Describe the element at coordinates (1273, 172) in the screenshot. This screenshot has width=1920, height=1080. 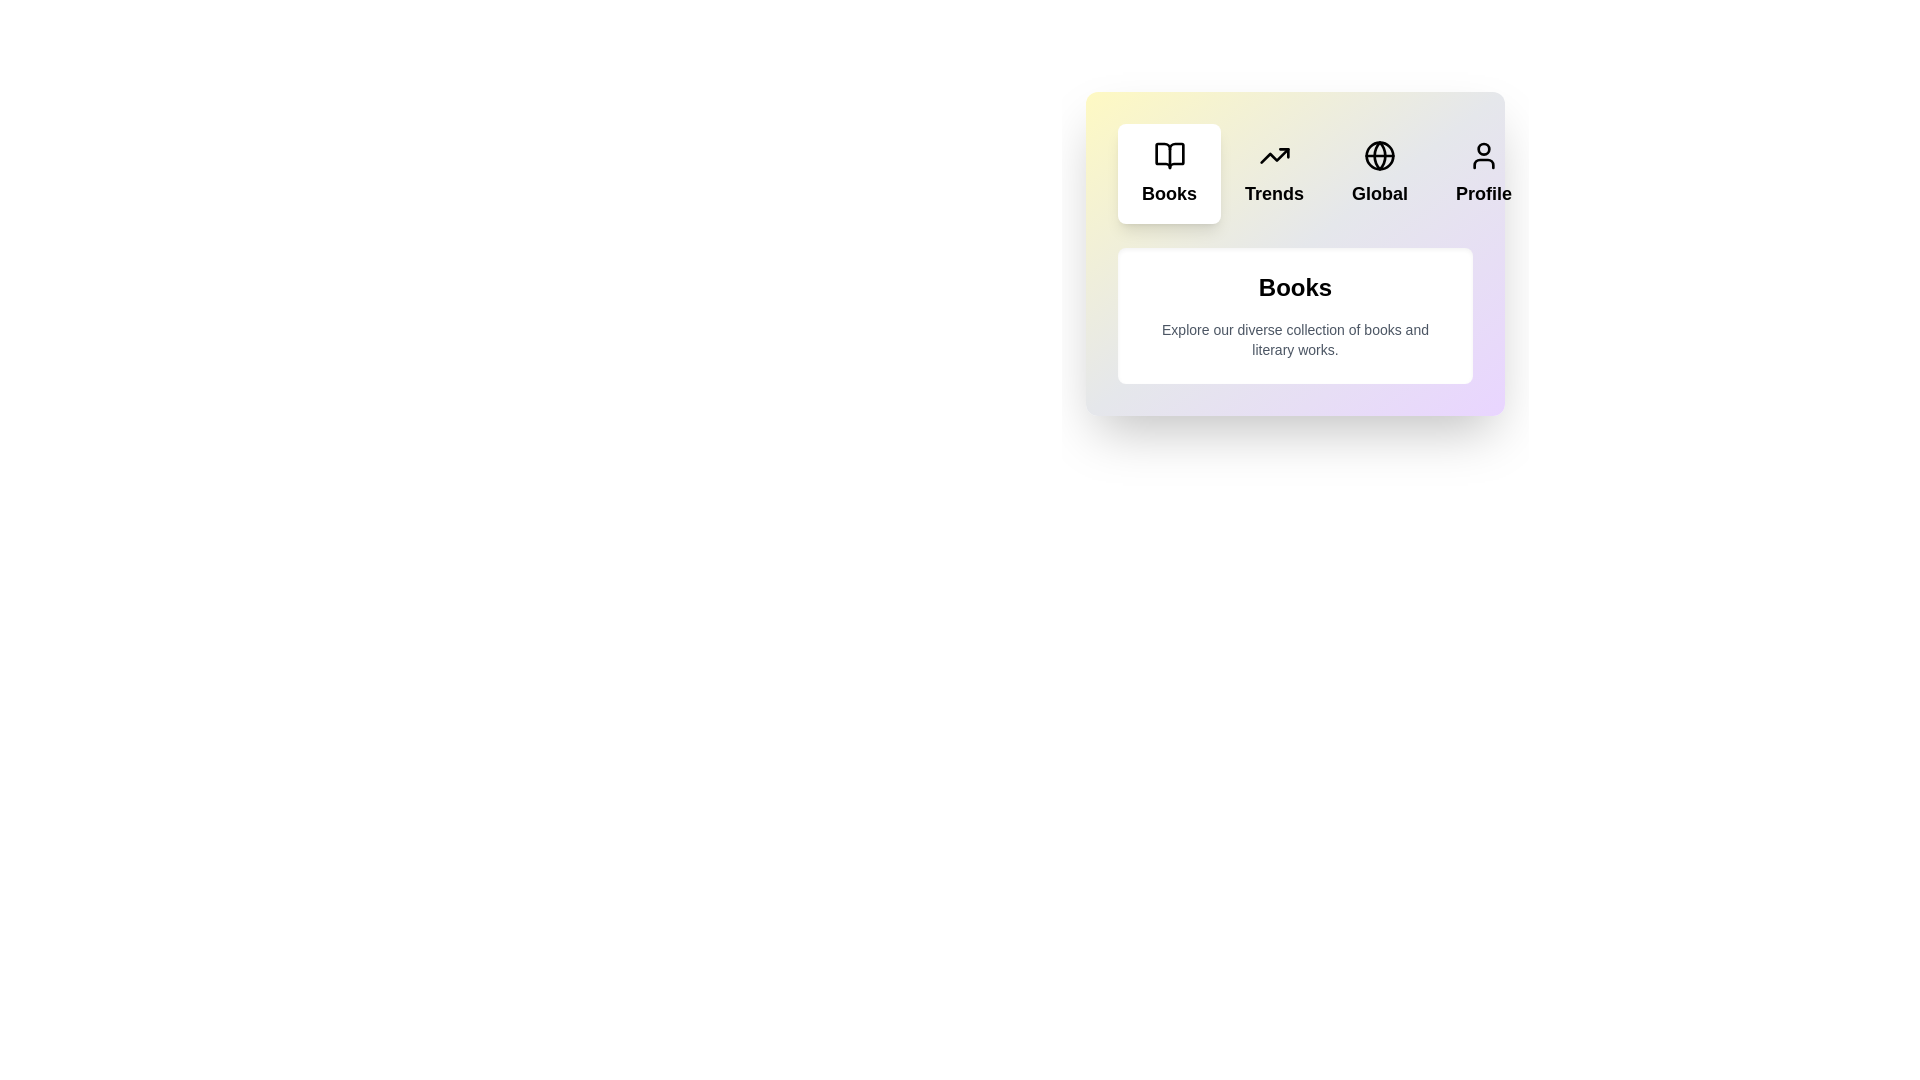
I see `the tab button labeled 'Trends' to observe its visual effect` at that location.